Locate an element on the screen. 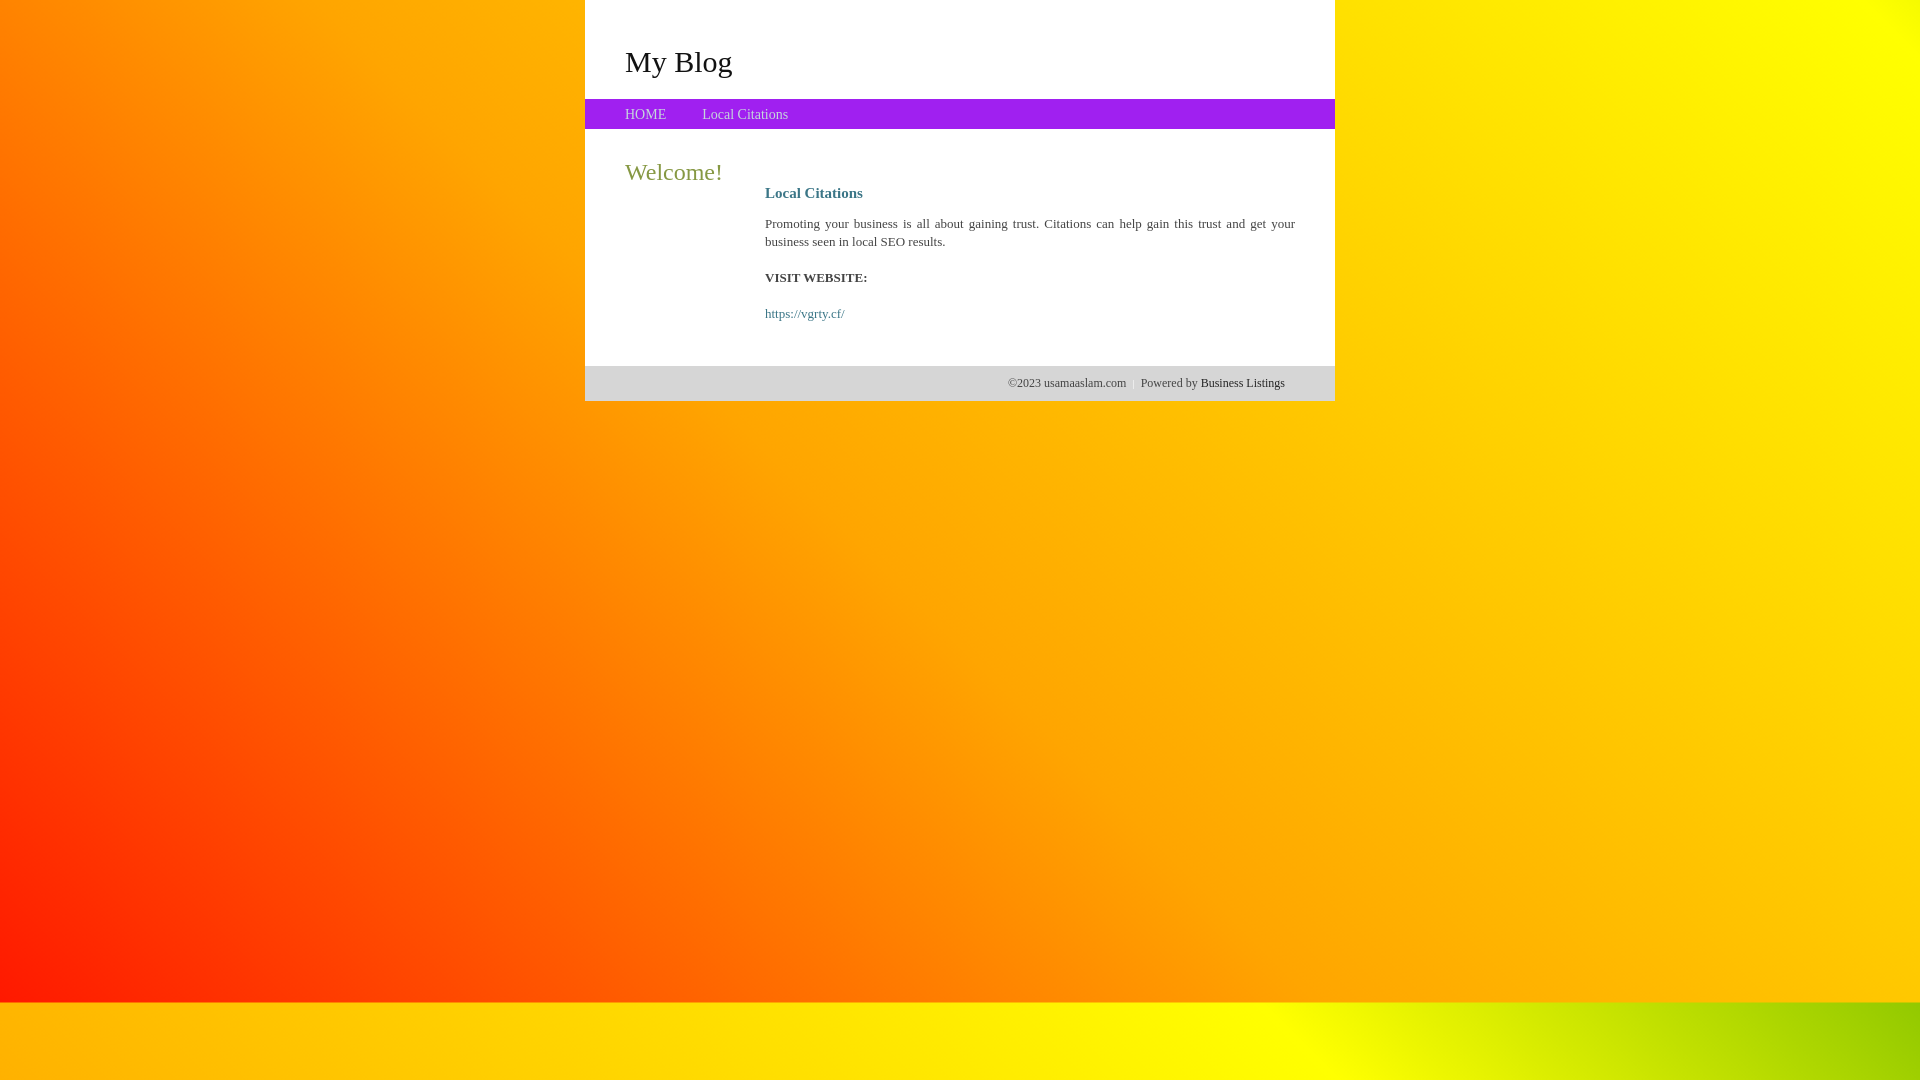 This screenshot has width=1920, height=1080. 'HOME' is located at coordinates (645, 114).